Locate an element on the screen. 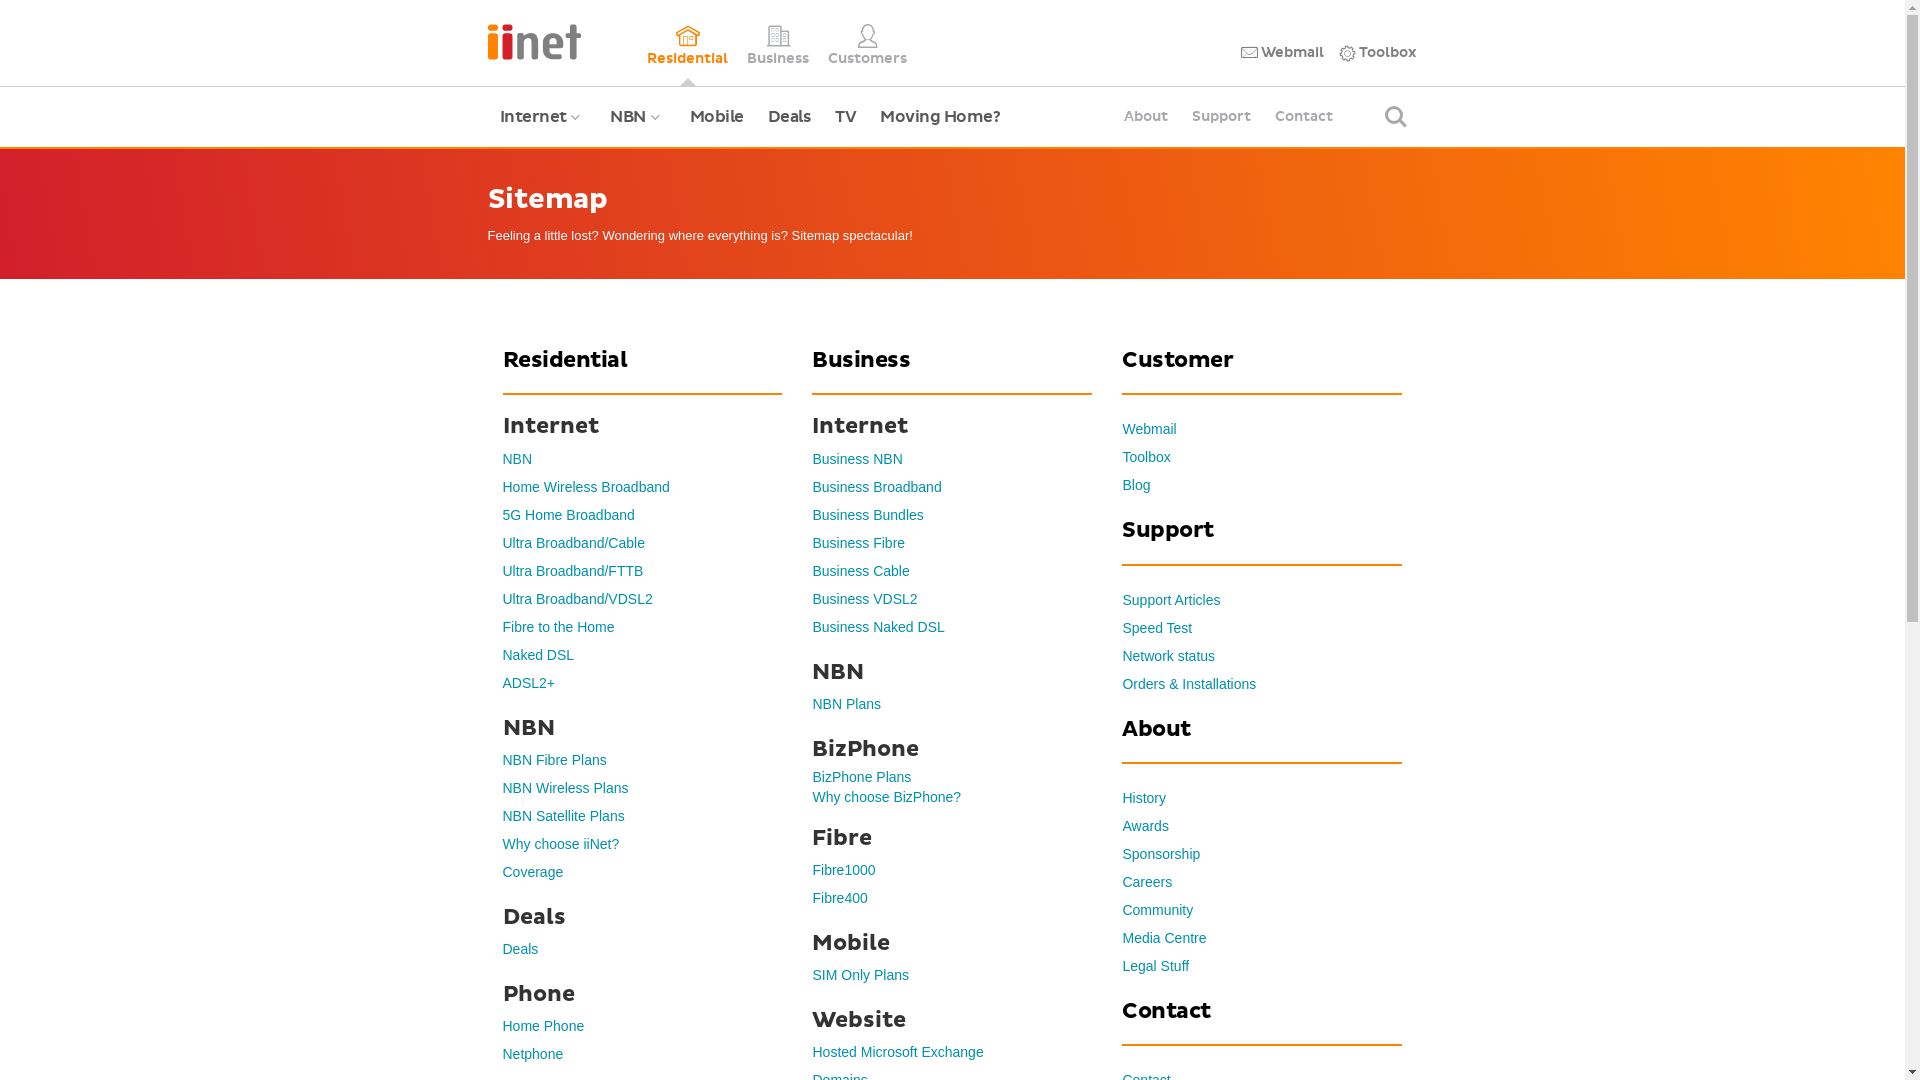  'Network status' is located at coordinates (1168, 655).